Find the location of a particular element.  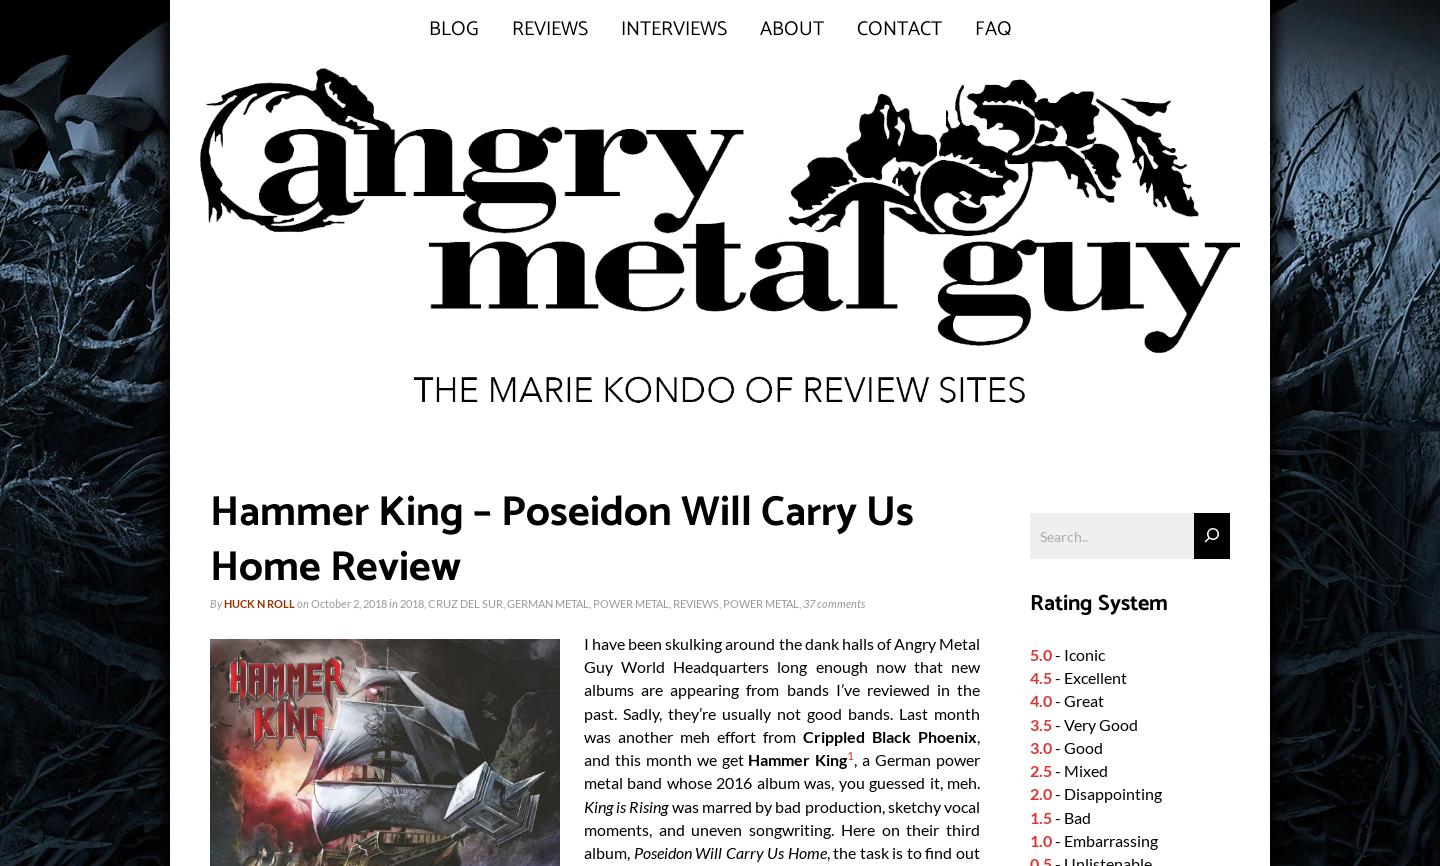

'Crippled Black Phoenix' is located at coordinates (889, 735).